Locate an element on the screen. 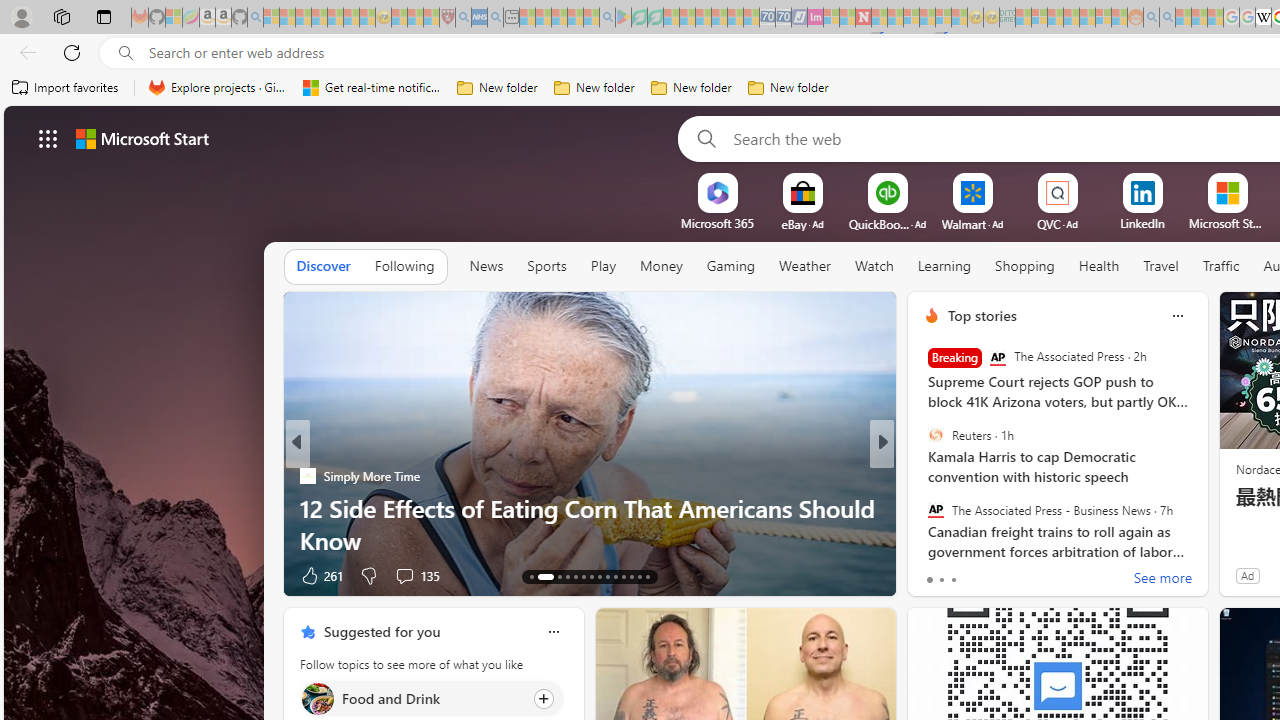 This screenshot has width=1280, height=720. 'Discover' is located at coordinates (323, 266).